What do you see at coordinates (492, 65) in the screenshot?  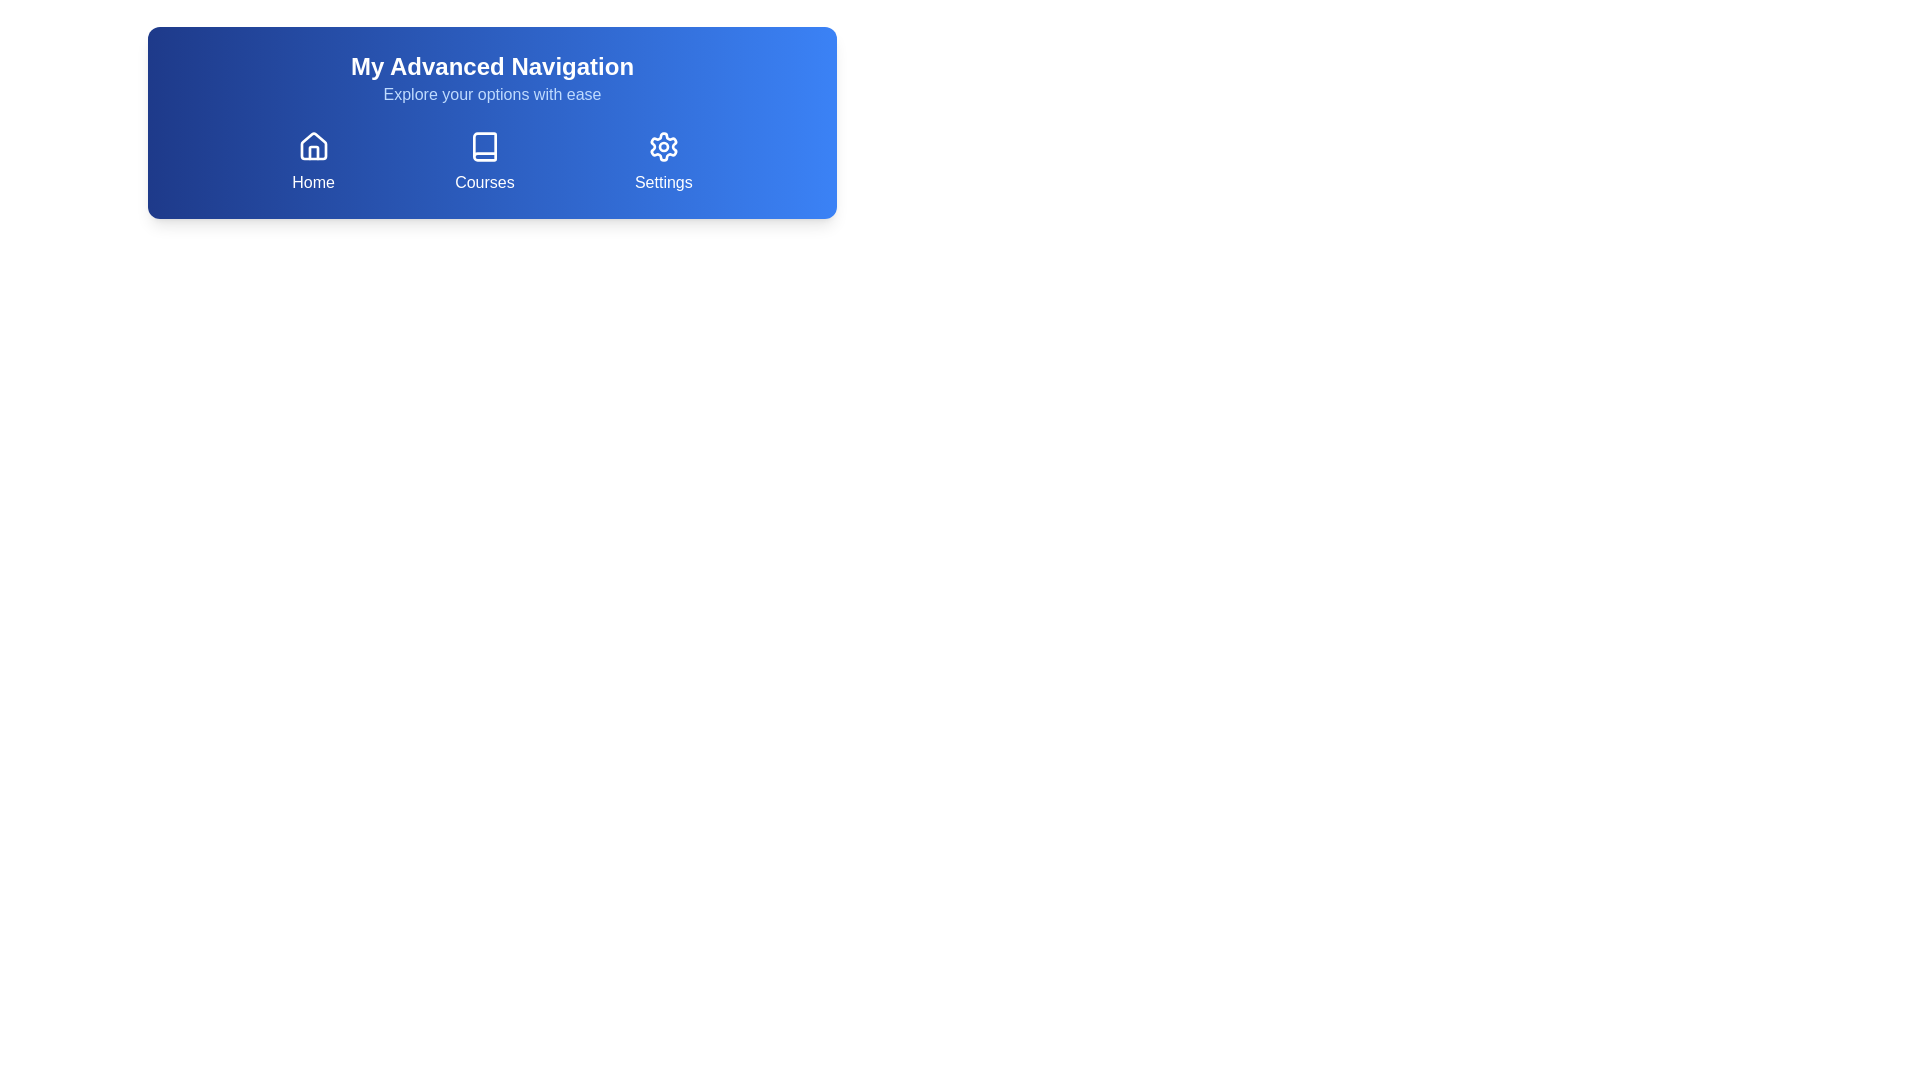 I see `the title text element located at the top-central region of the interface, which serves as a heading and is positioned above another text element that reads 'Explore your options with ease'` at bounding box center [492, 65].